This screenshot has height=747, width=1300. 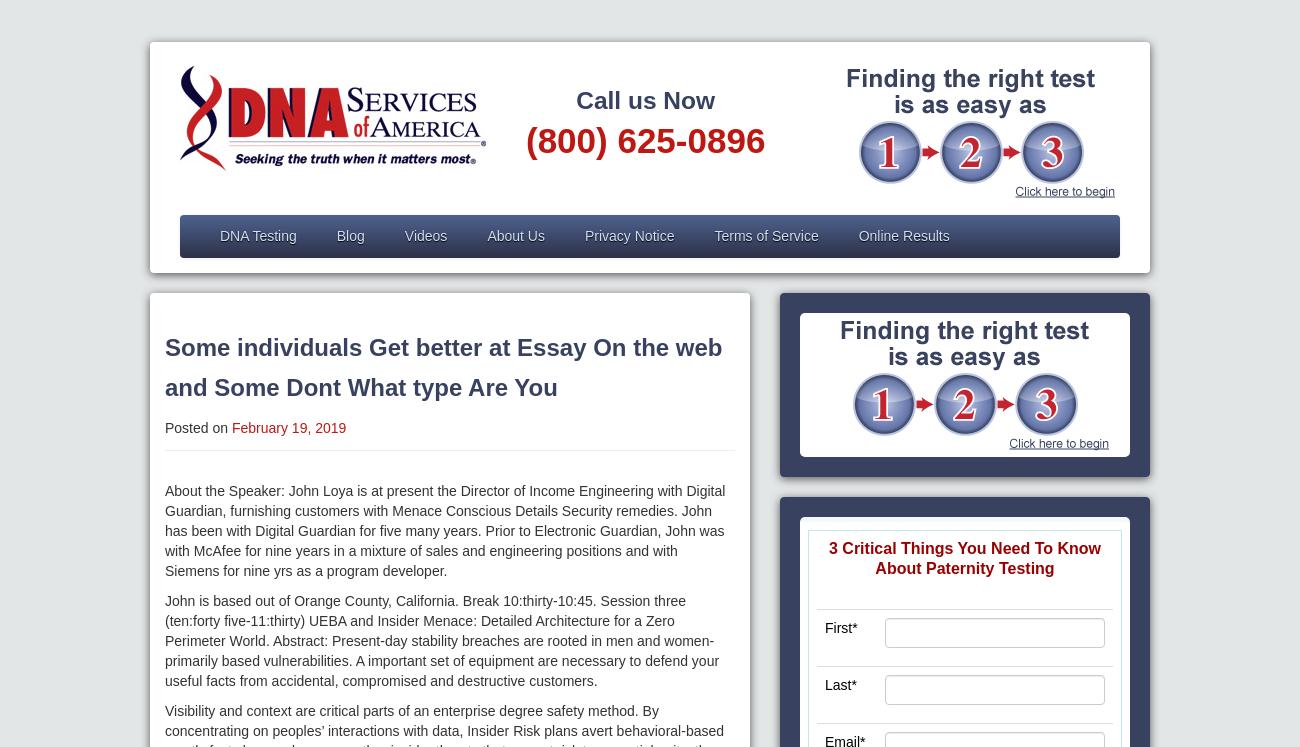 I want to click on '(800) 625-0896', so click(x=645, y=139).